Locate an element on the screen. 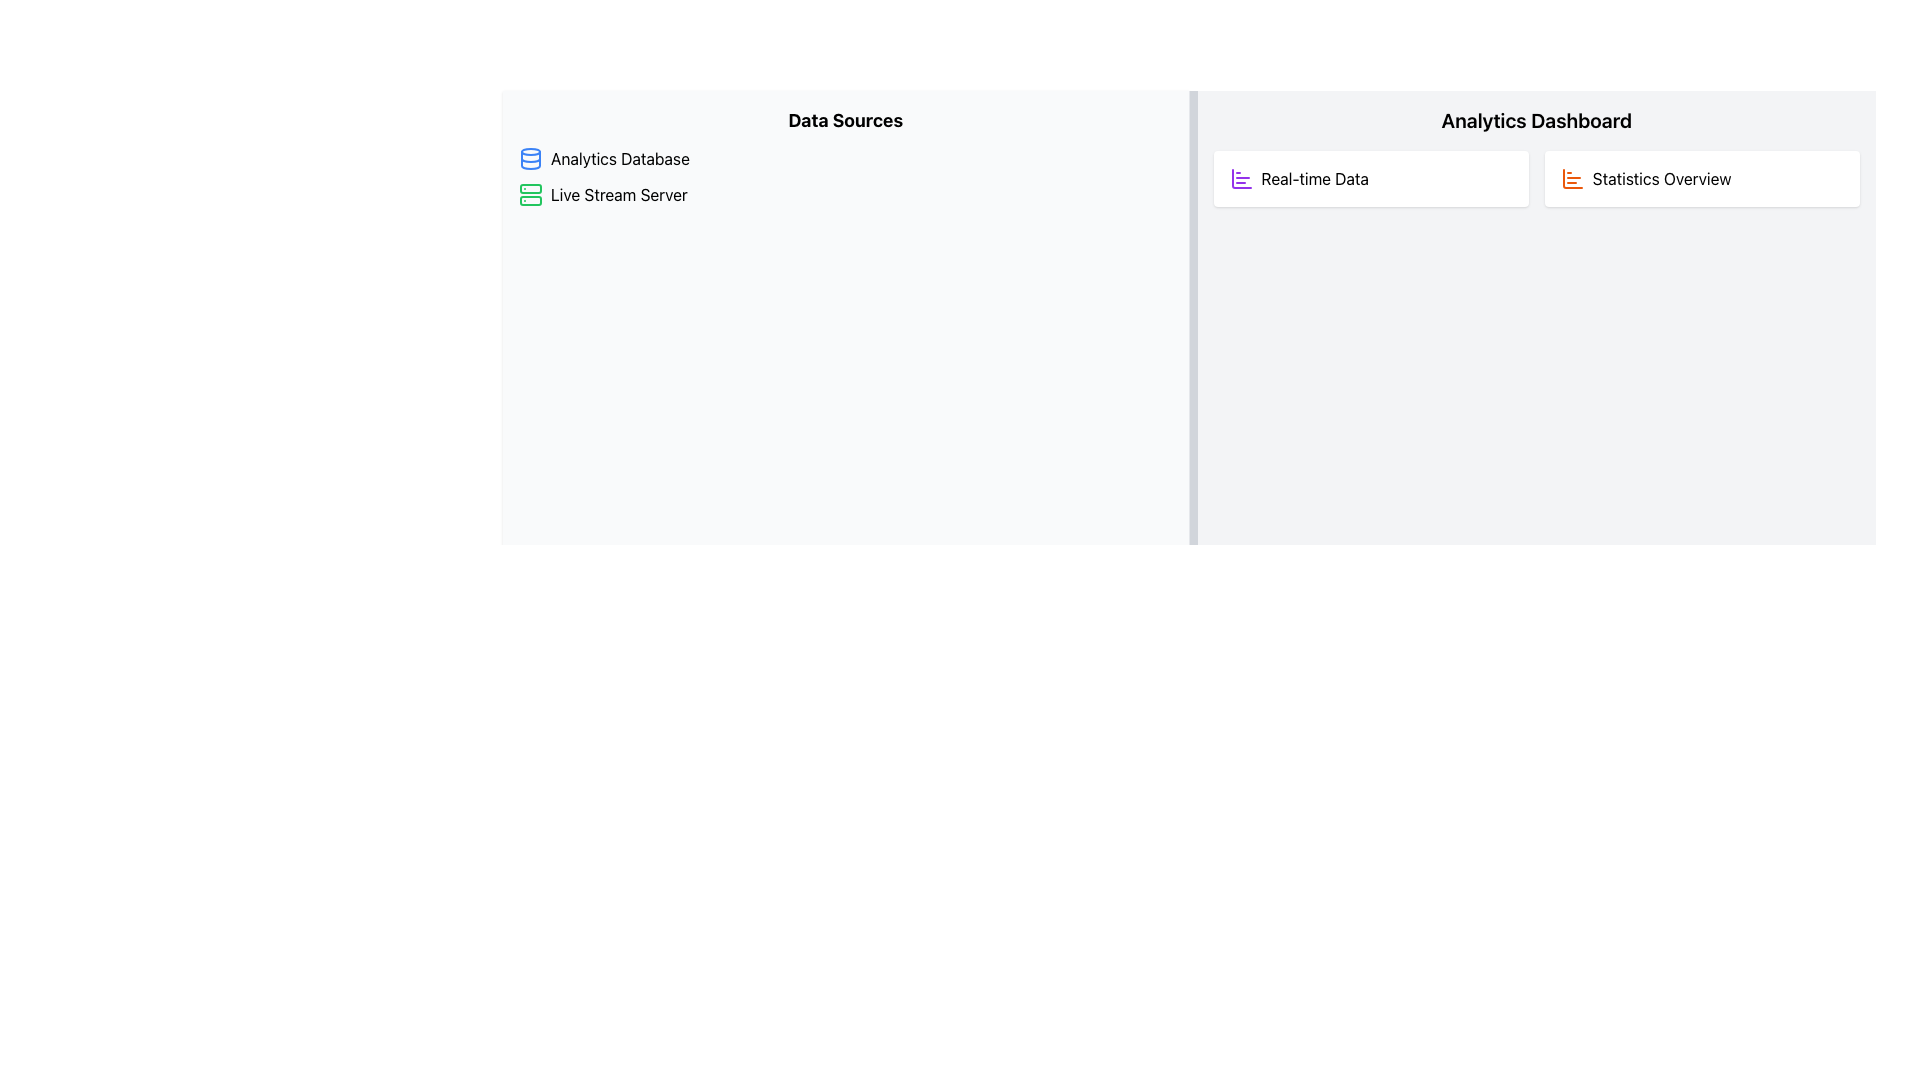  the green outlined server icon located to the left of the 'Live Stream Server' text in the 'Data Sources' section is located at coordinates (531, 195).